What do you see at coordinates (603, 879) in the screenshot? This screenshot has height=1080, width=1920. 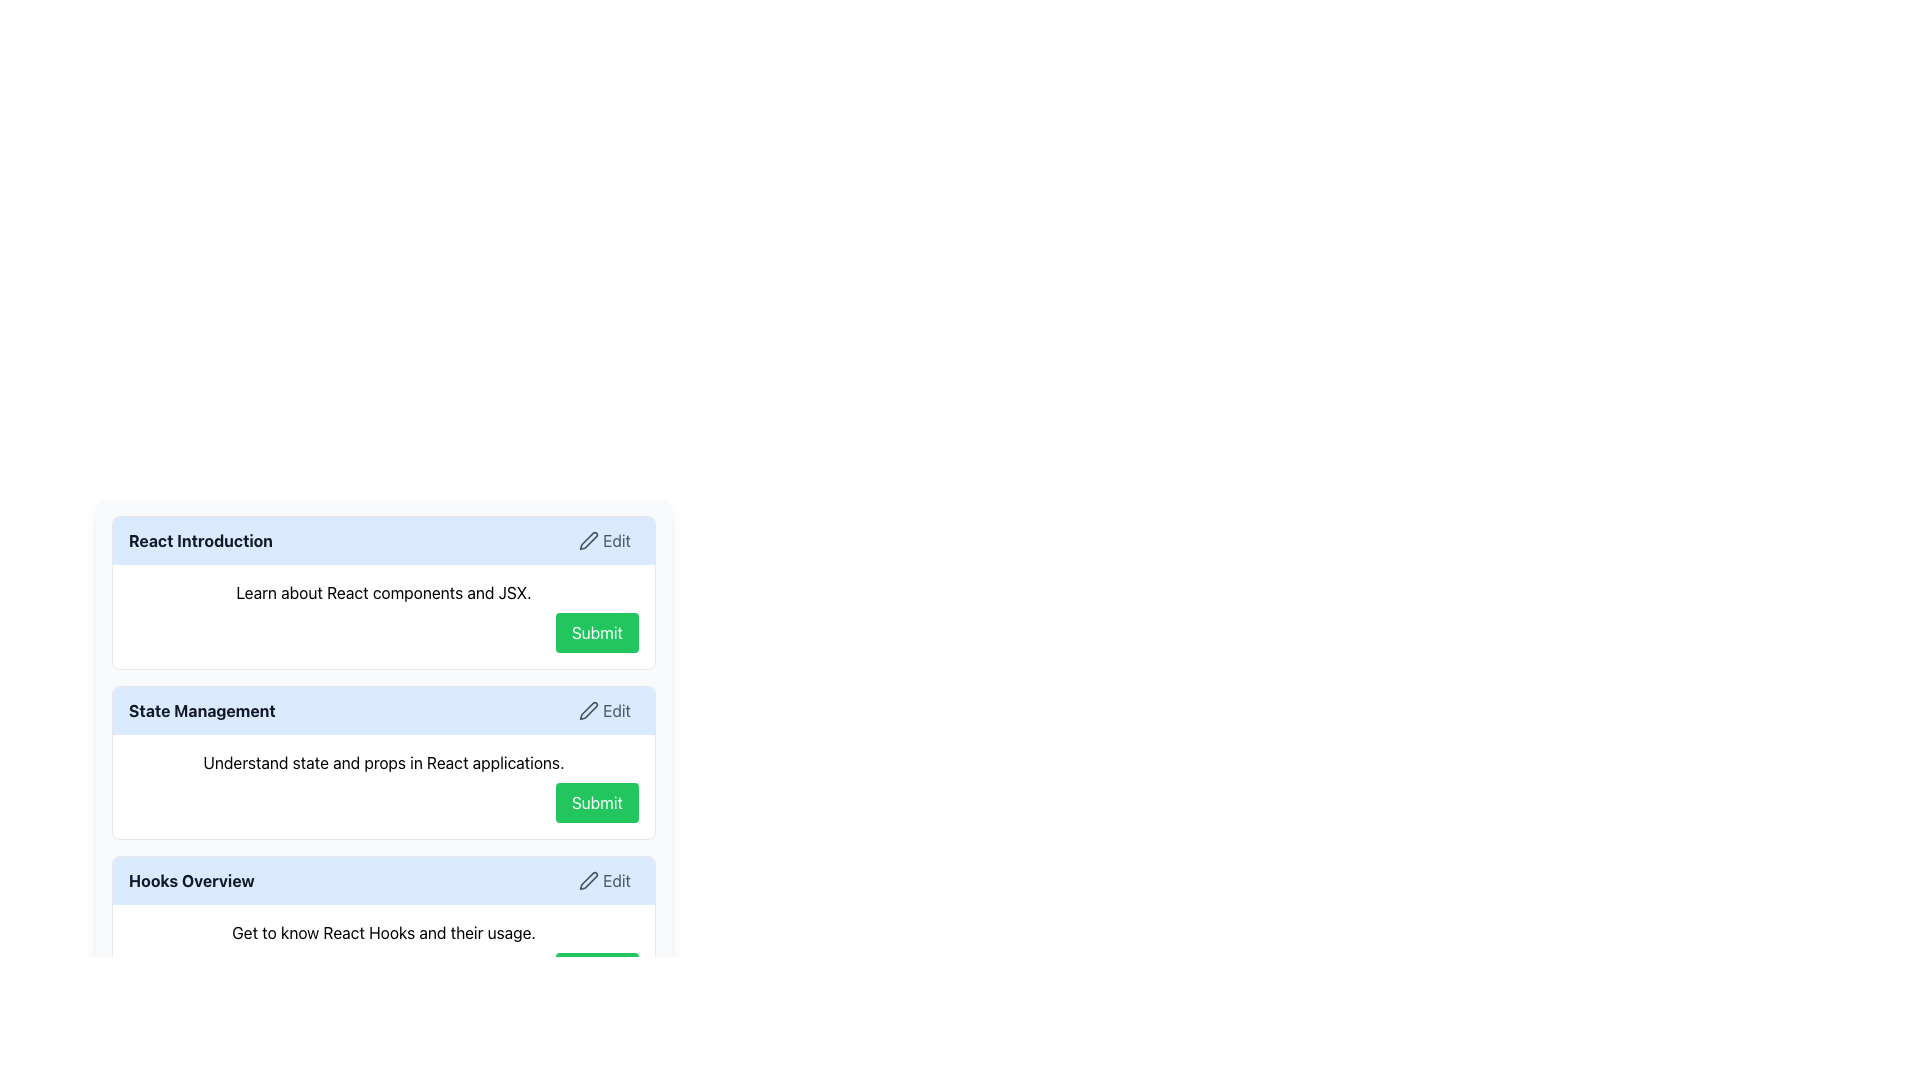 I see `the 'Edit' button located at the top-right corner of the 'Hooks Overview' section to initiate an edit action` at bounding box center [603, 879].